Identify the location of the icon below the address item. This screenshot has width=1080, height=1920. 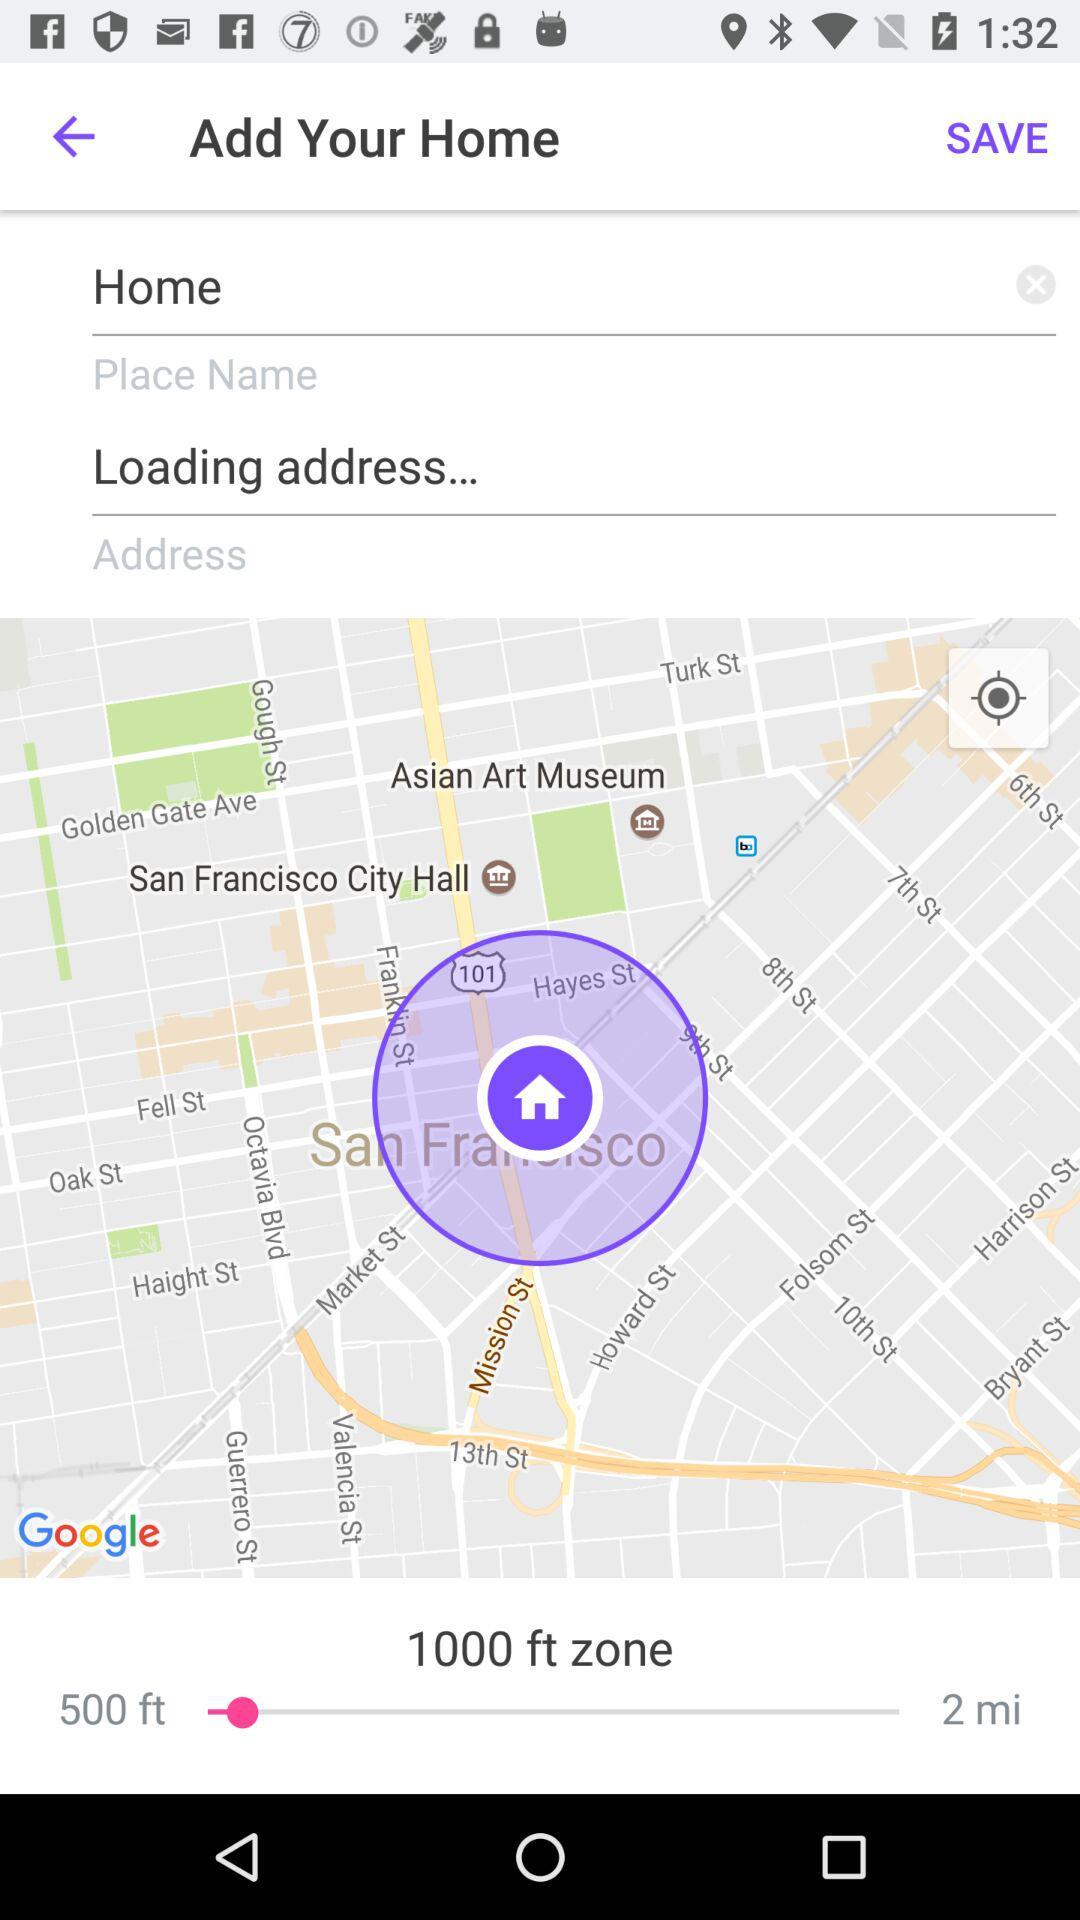
(540, 1097).